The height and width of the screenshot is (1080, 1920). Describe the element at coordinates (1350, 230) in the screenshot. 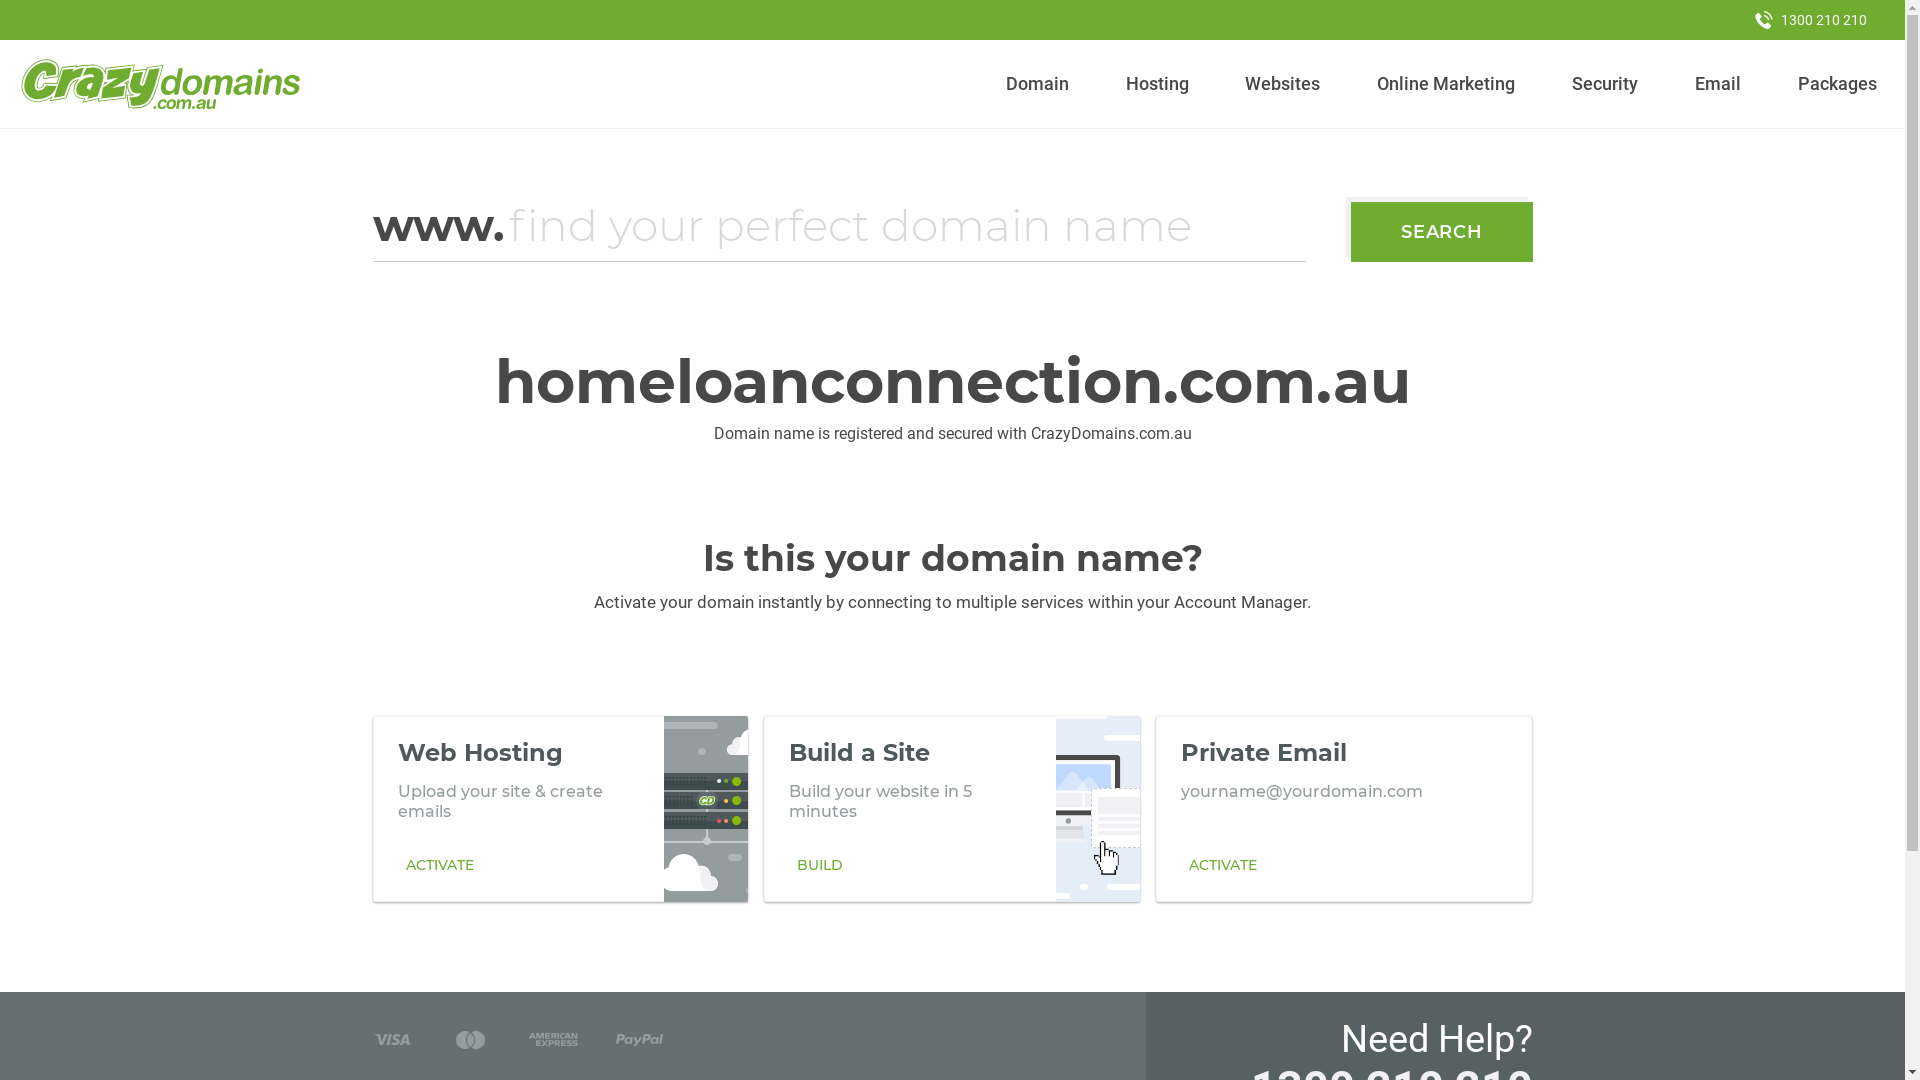

I see `'SEARCH'` at that location.